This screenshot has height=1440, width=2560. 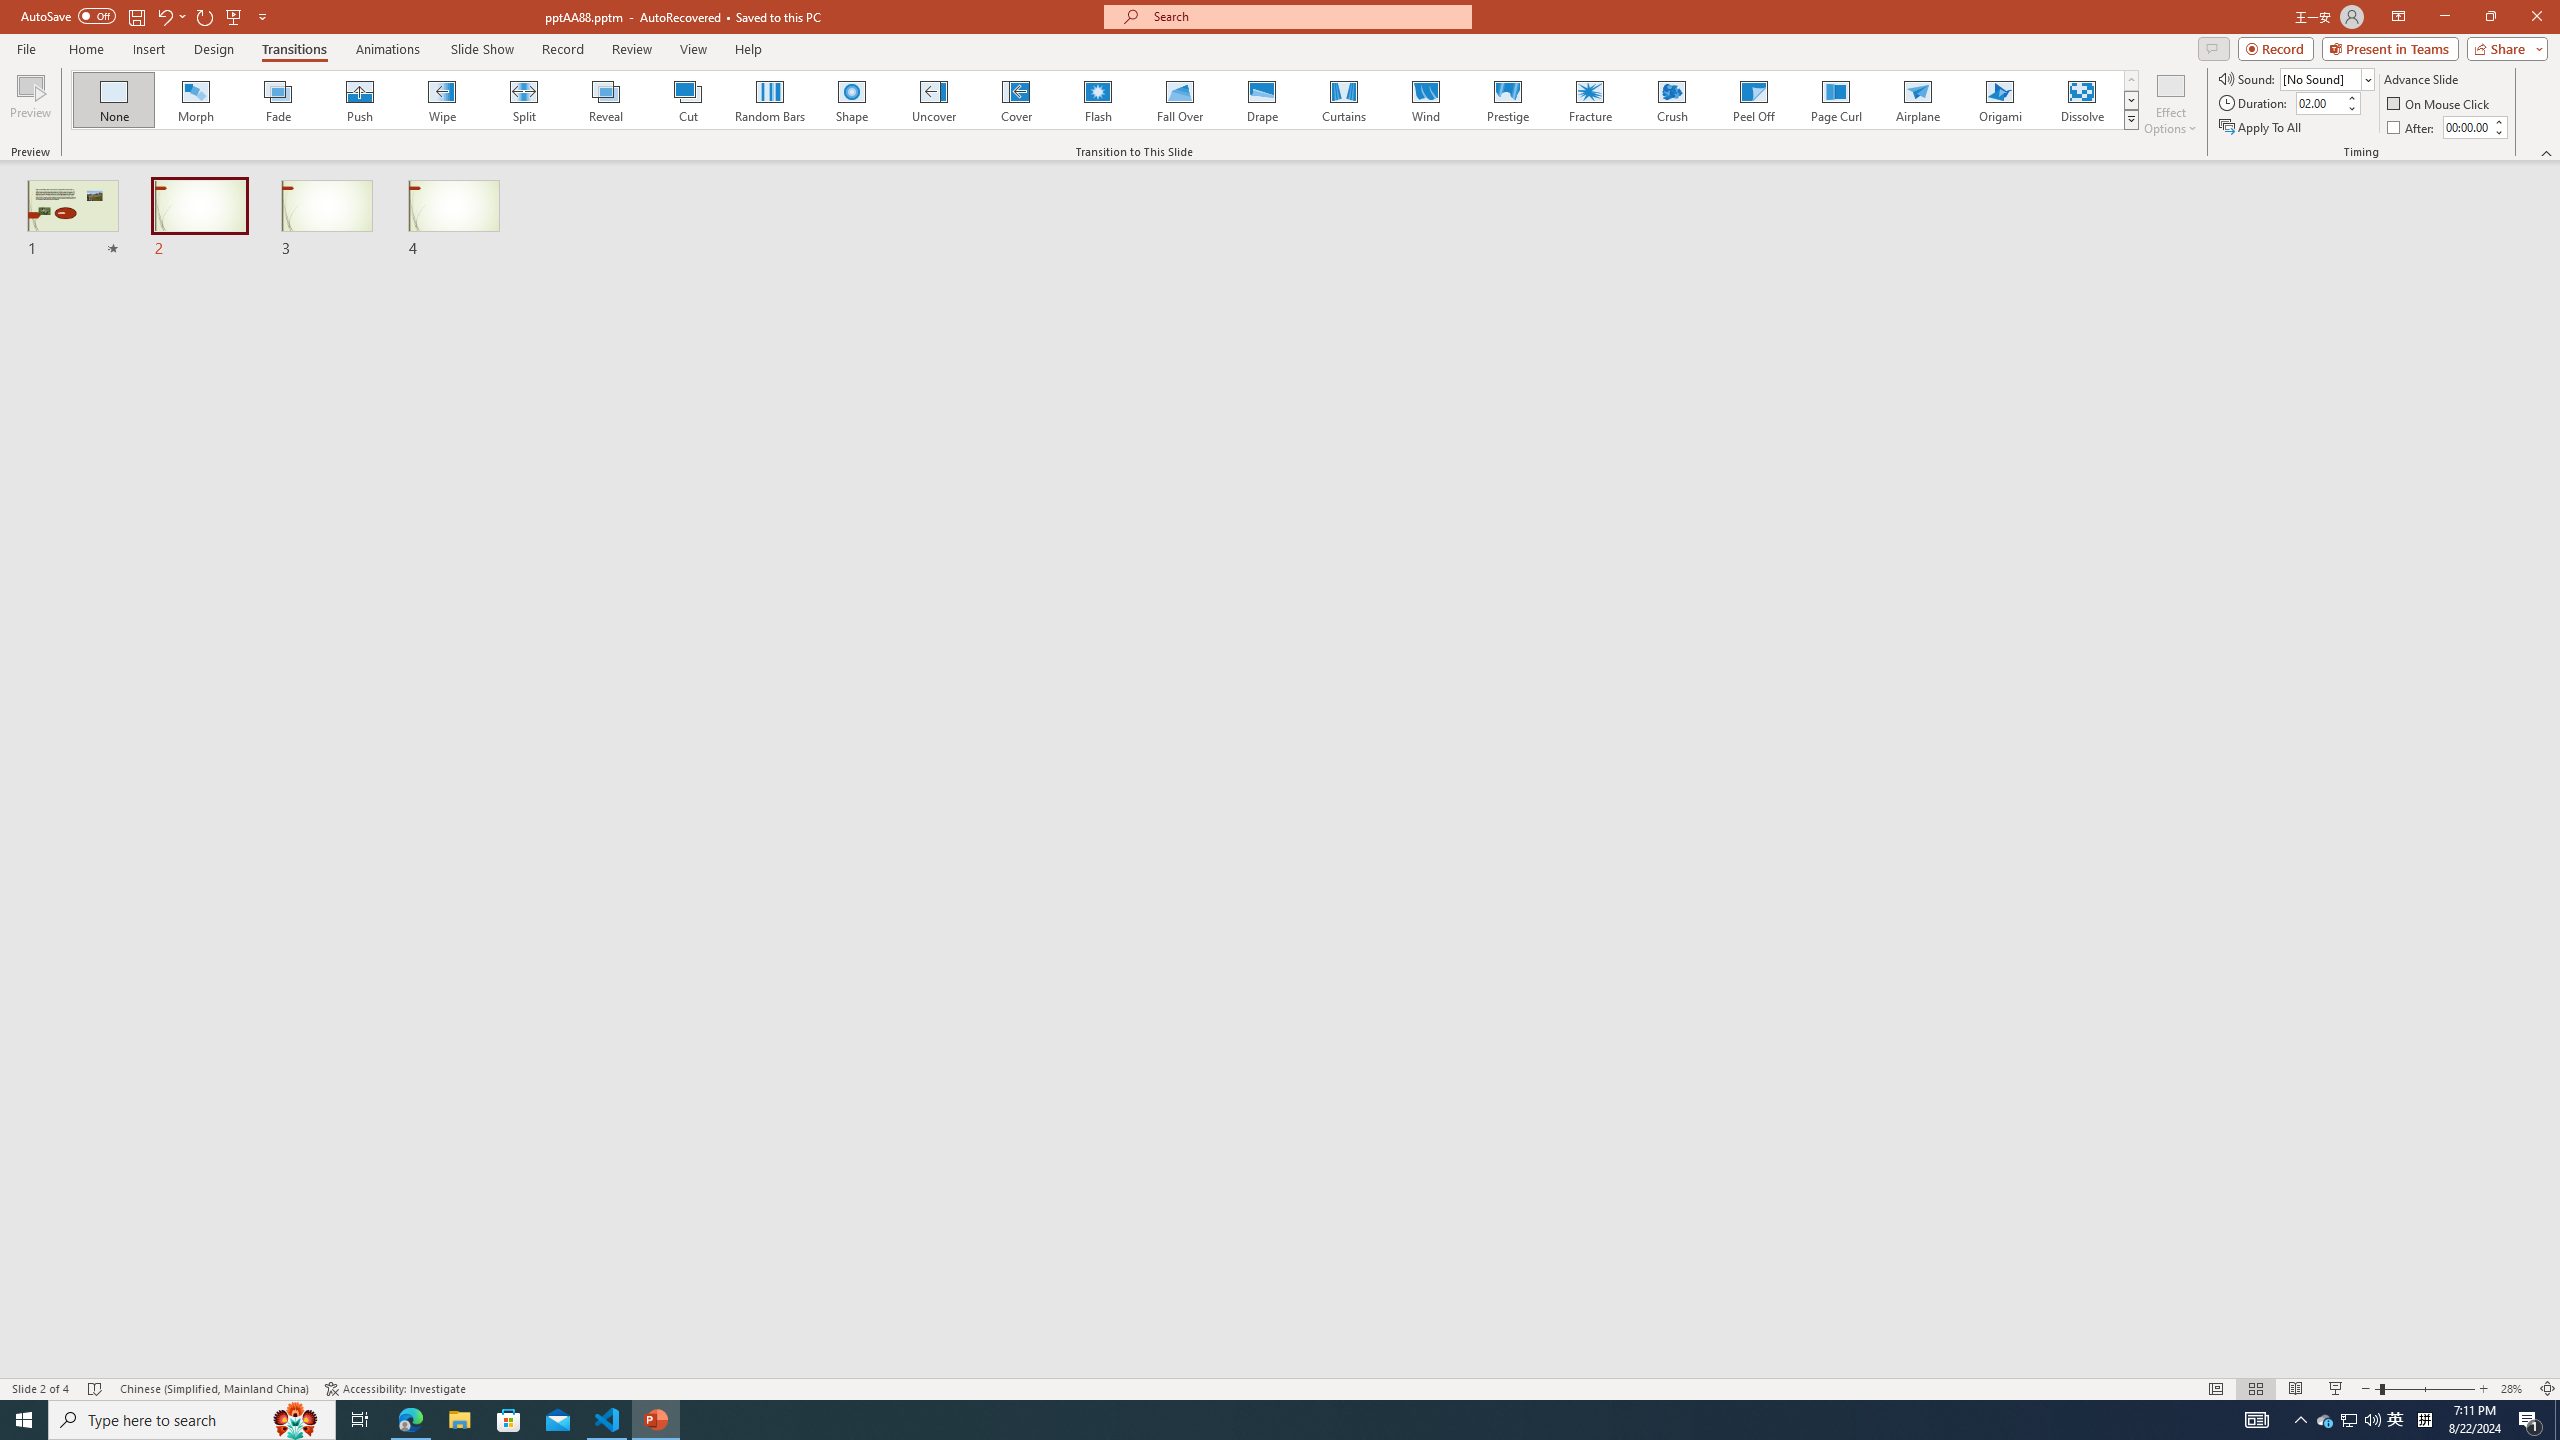 I want to click on 'Page Curl', so click(x=1834, y=99).